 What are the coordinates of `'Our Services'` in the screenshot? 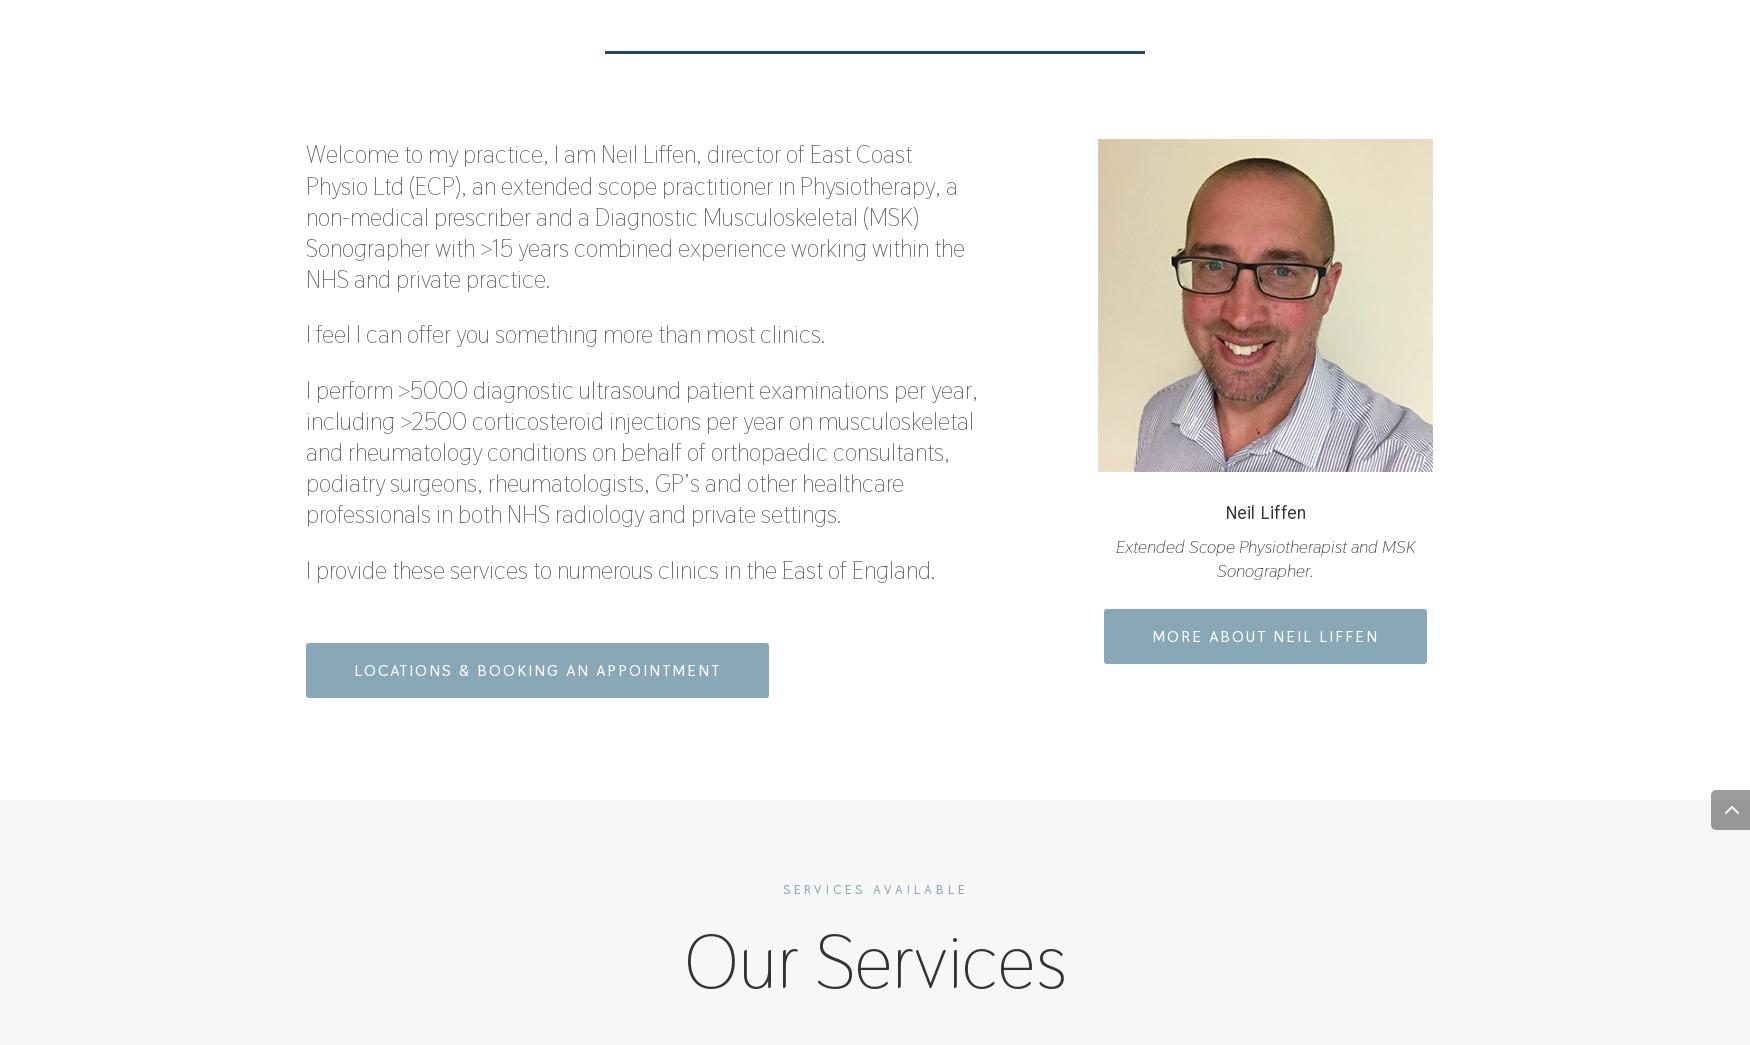 It's located at (874, 959).